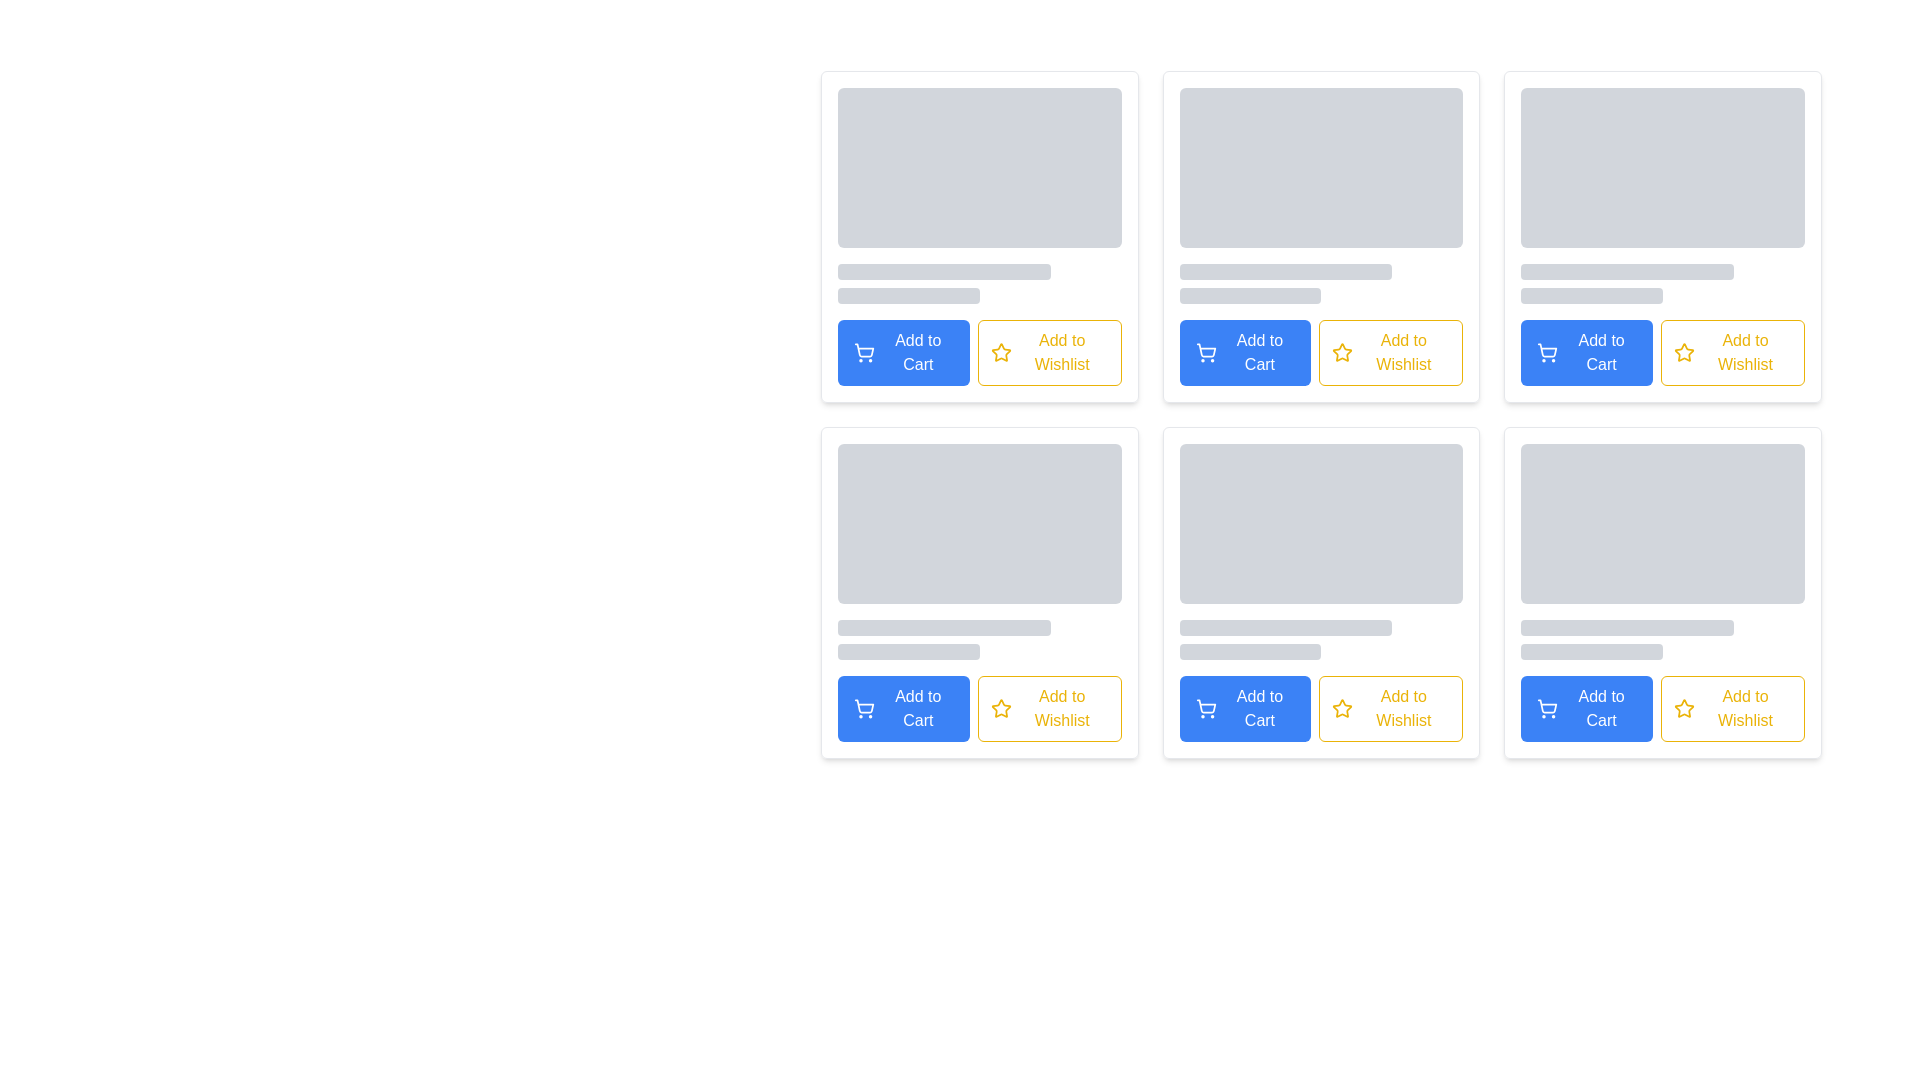  Describe the element at coordinates (1205, 708) in the screenshot. I see `the icon located on the left end of the 'Add to Cart' button within the product card grid` at that location.